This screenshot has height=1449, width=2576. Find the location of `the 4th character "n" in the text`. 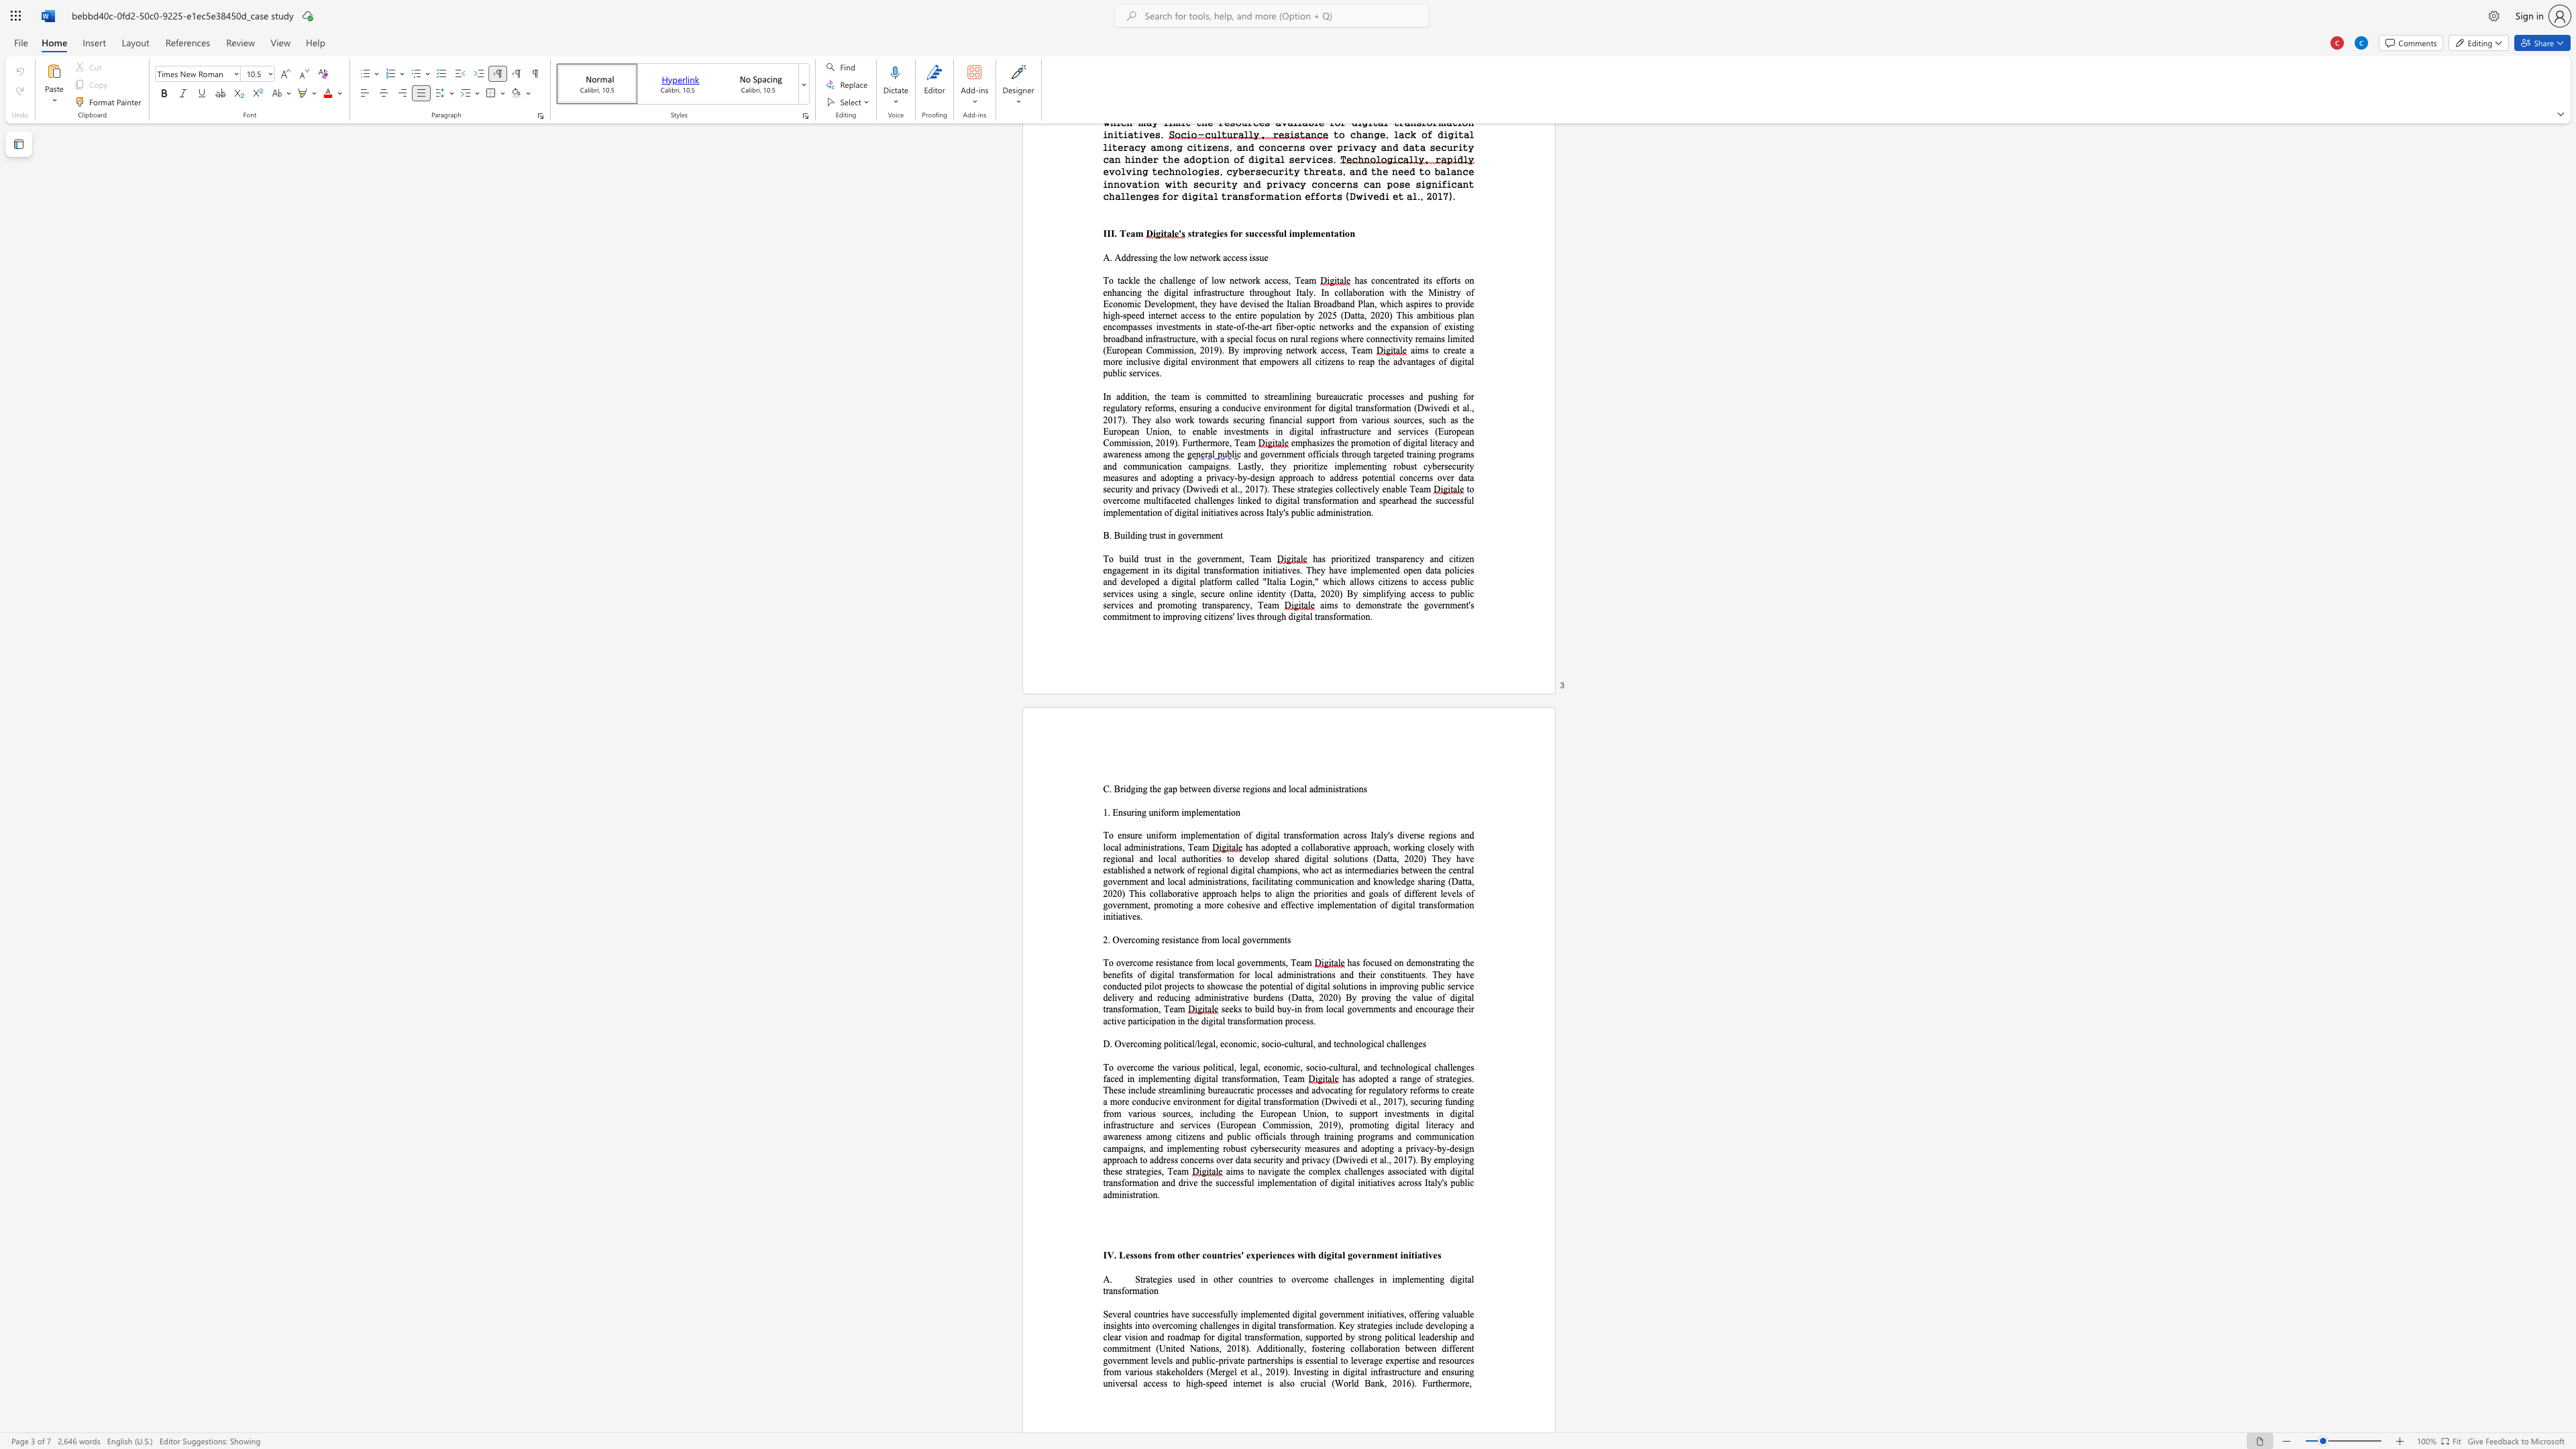

the 4th character "n" in the text is located at coordinates (1216, 812).